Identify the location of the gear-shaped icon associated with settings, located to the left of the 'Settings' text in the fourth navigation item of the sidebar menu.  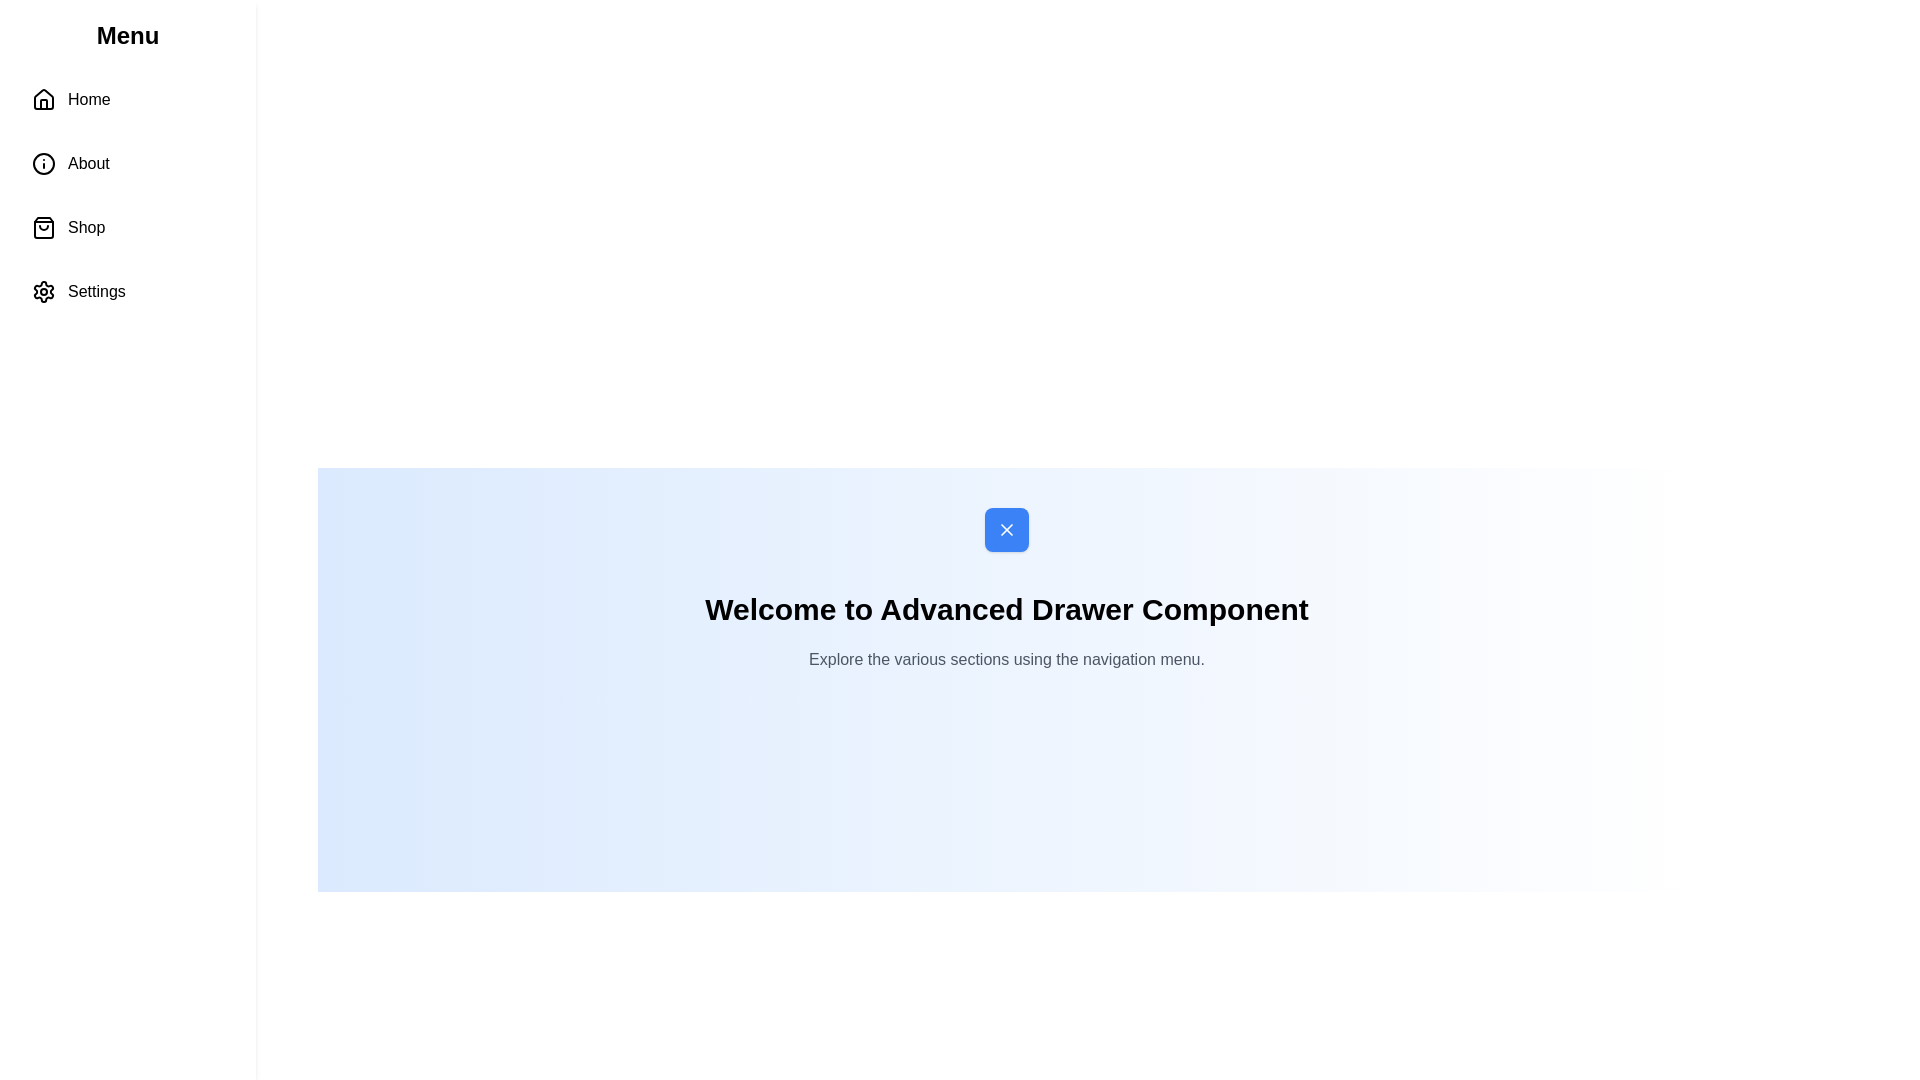
(43, 292).